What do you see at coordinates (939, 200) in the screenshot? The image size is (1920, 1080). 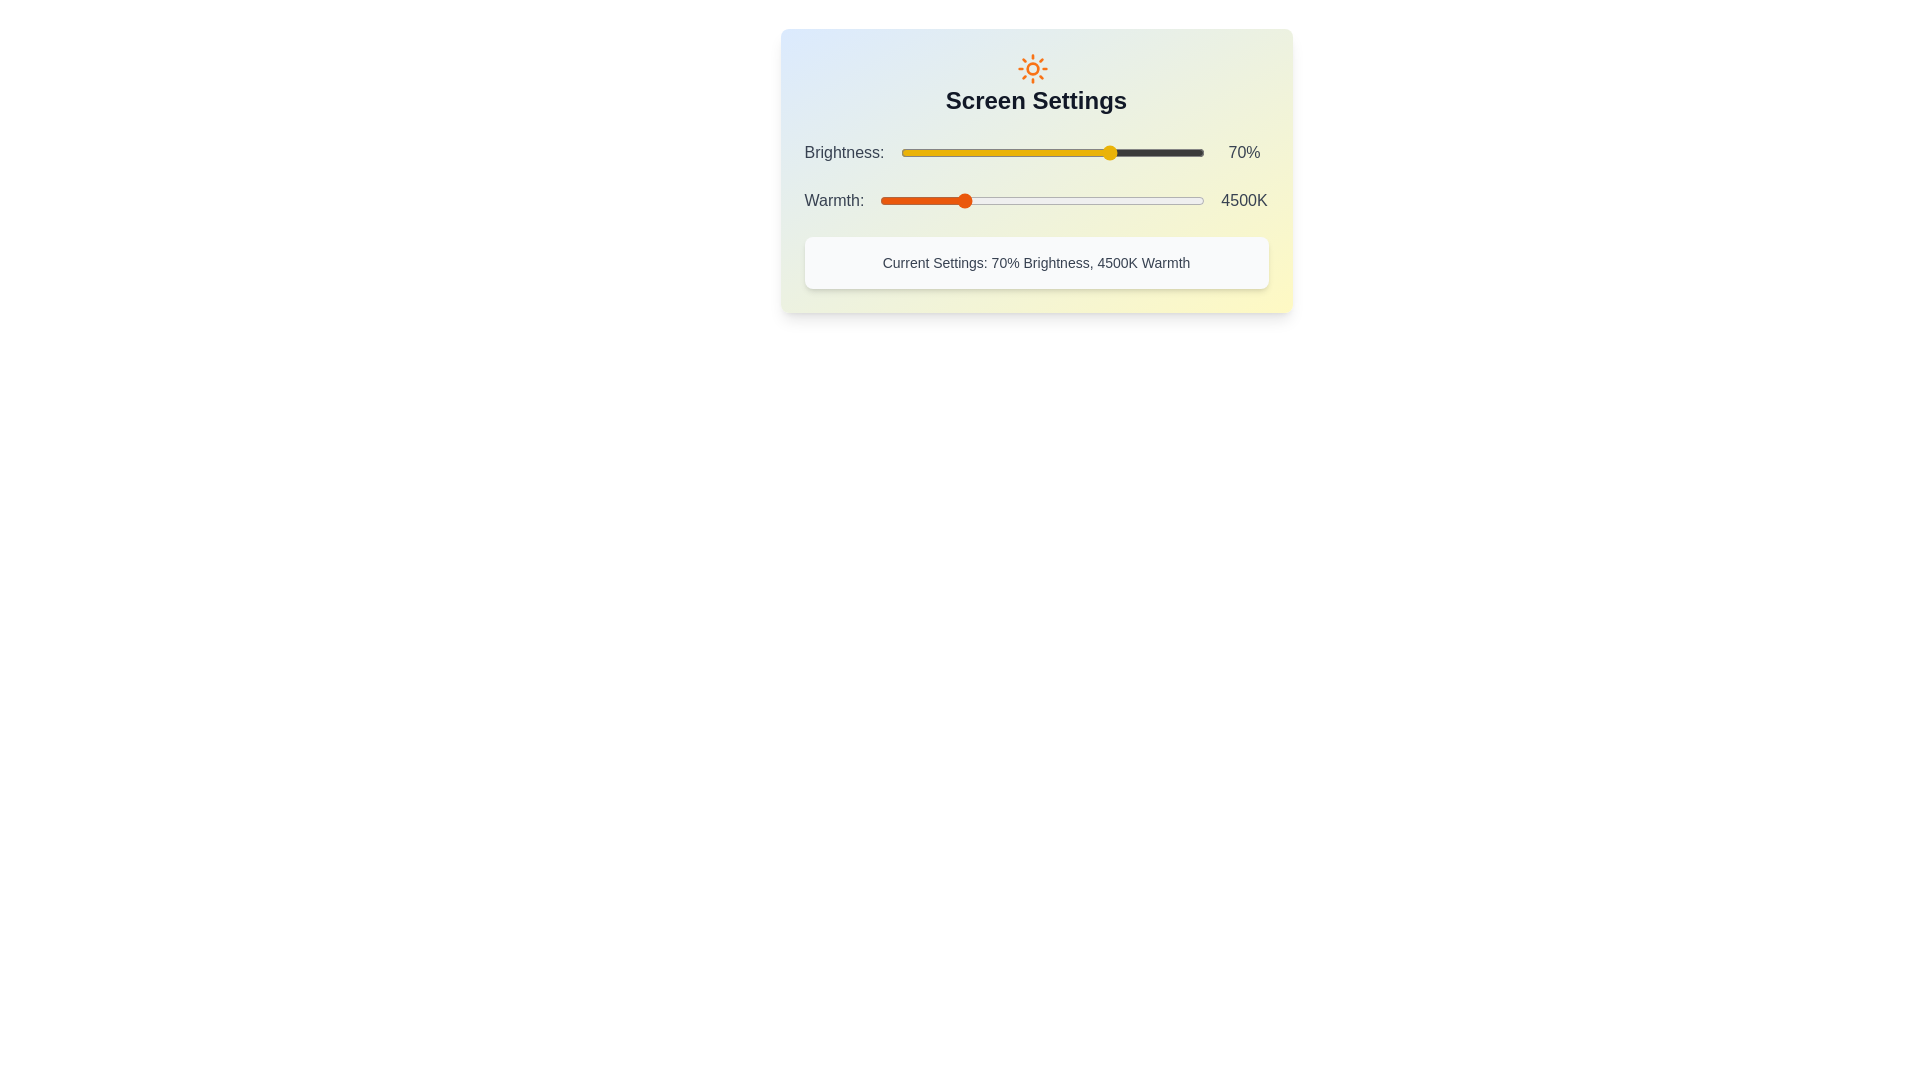 I see `the Warmth slider to set the warmth to 4108 K` at bounding box center [939, 200].